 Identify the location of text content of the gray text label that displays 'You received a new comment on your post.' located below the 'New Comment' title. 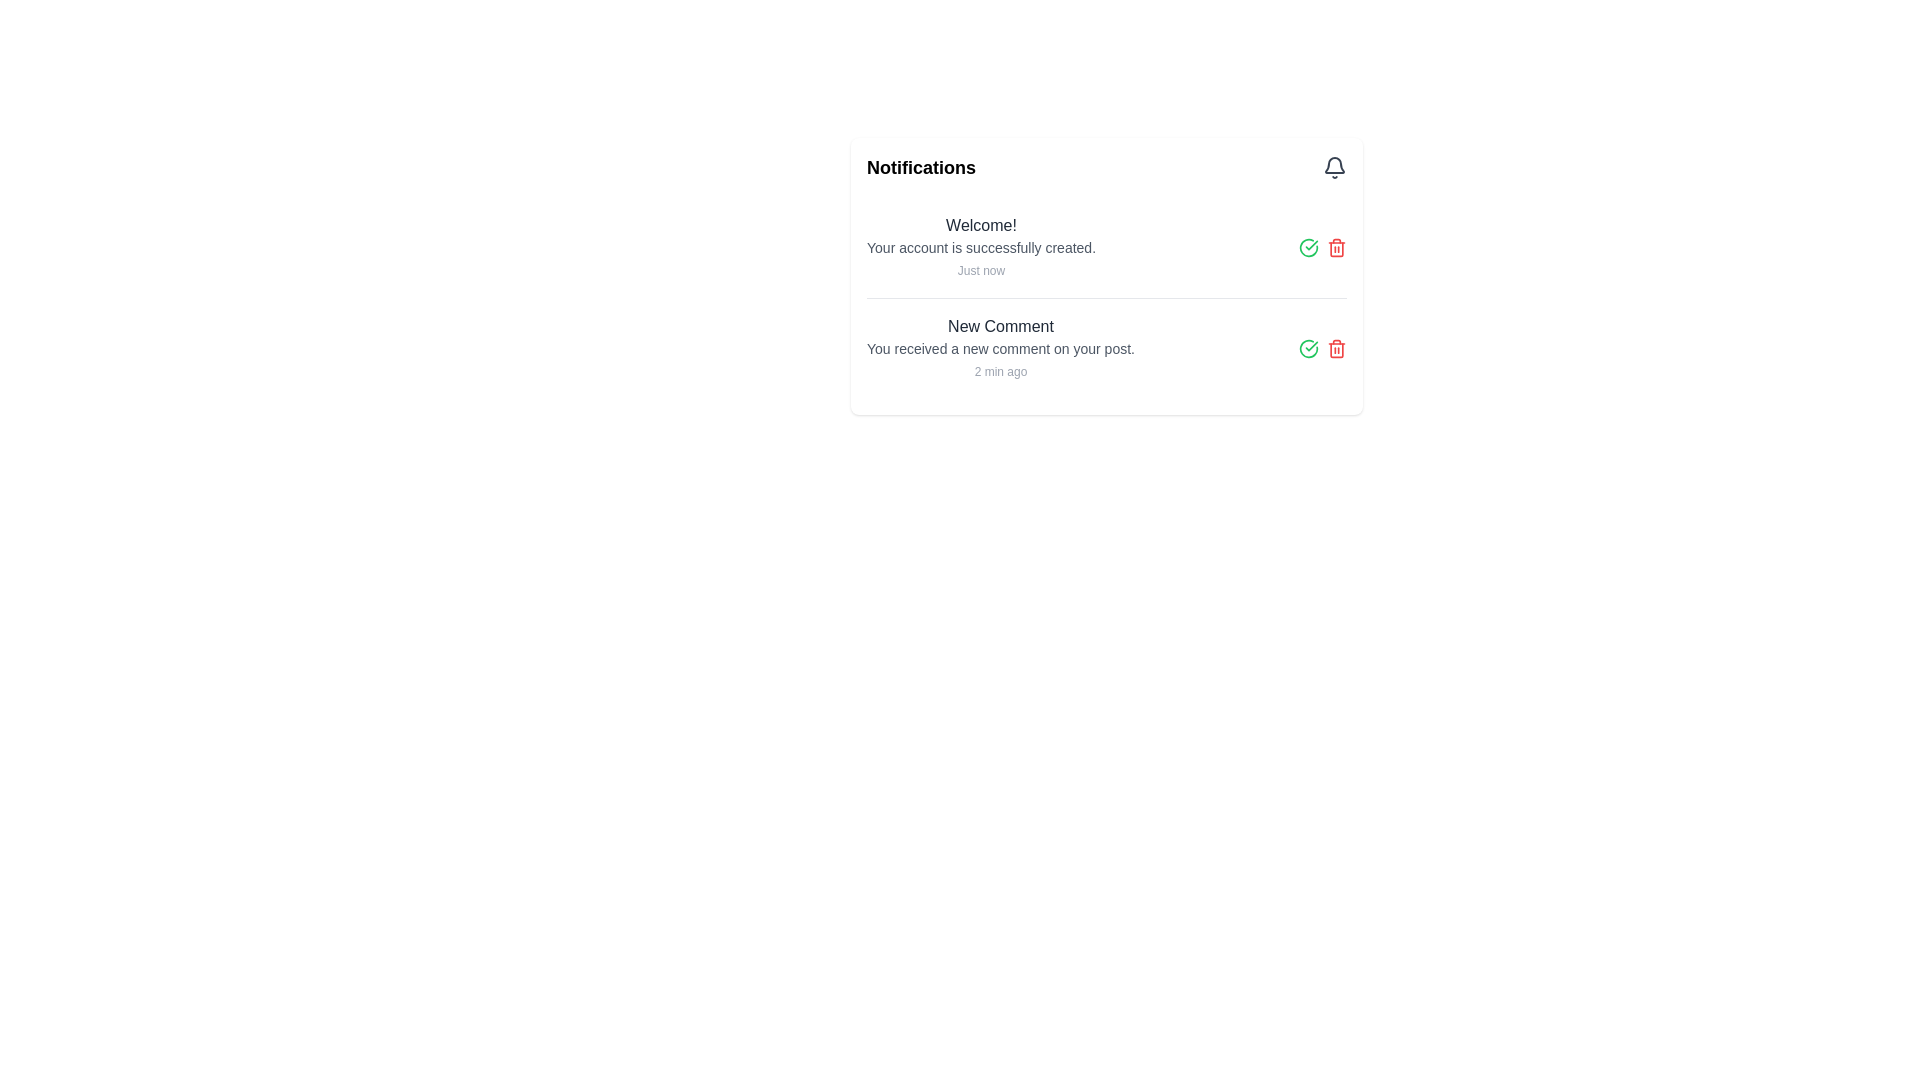
(1000, 347).